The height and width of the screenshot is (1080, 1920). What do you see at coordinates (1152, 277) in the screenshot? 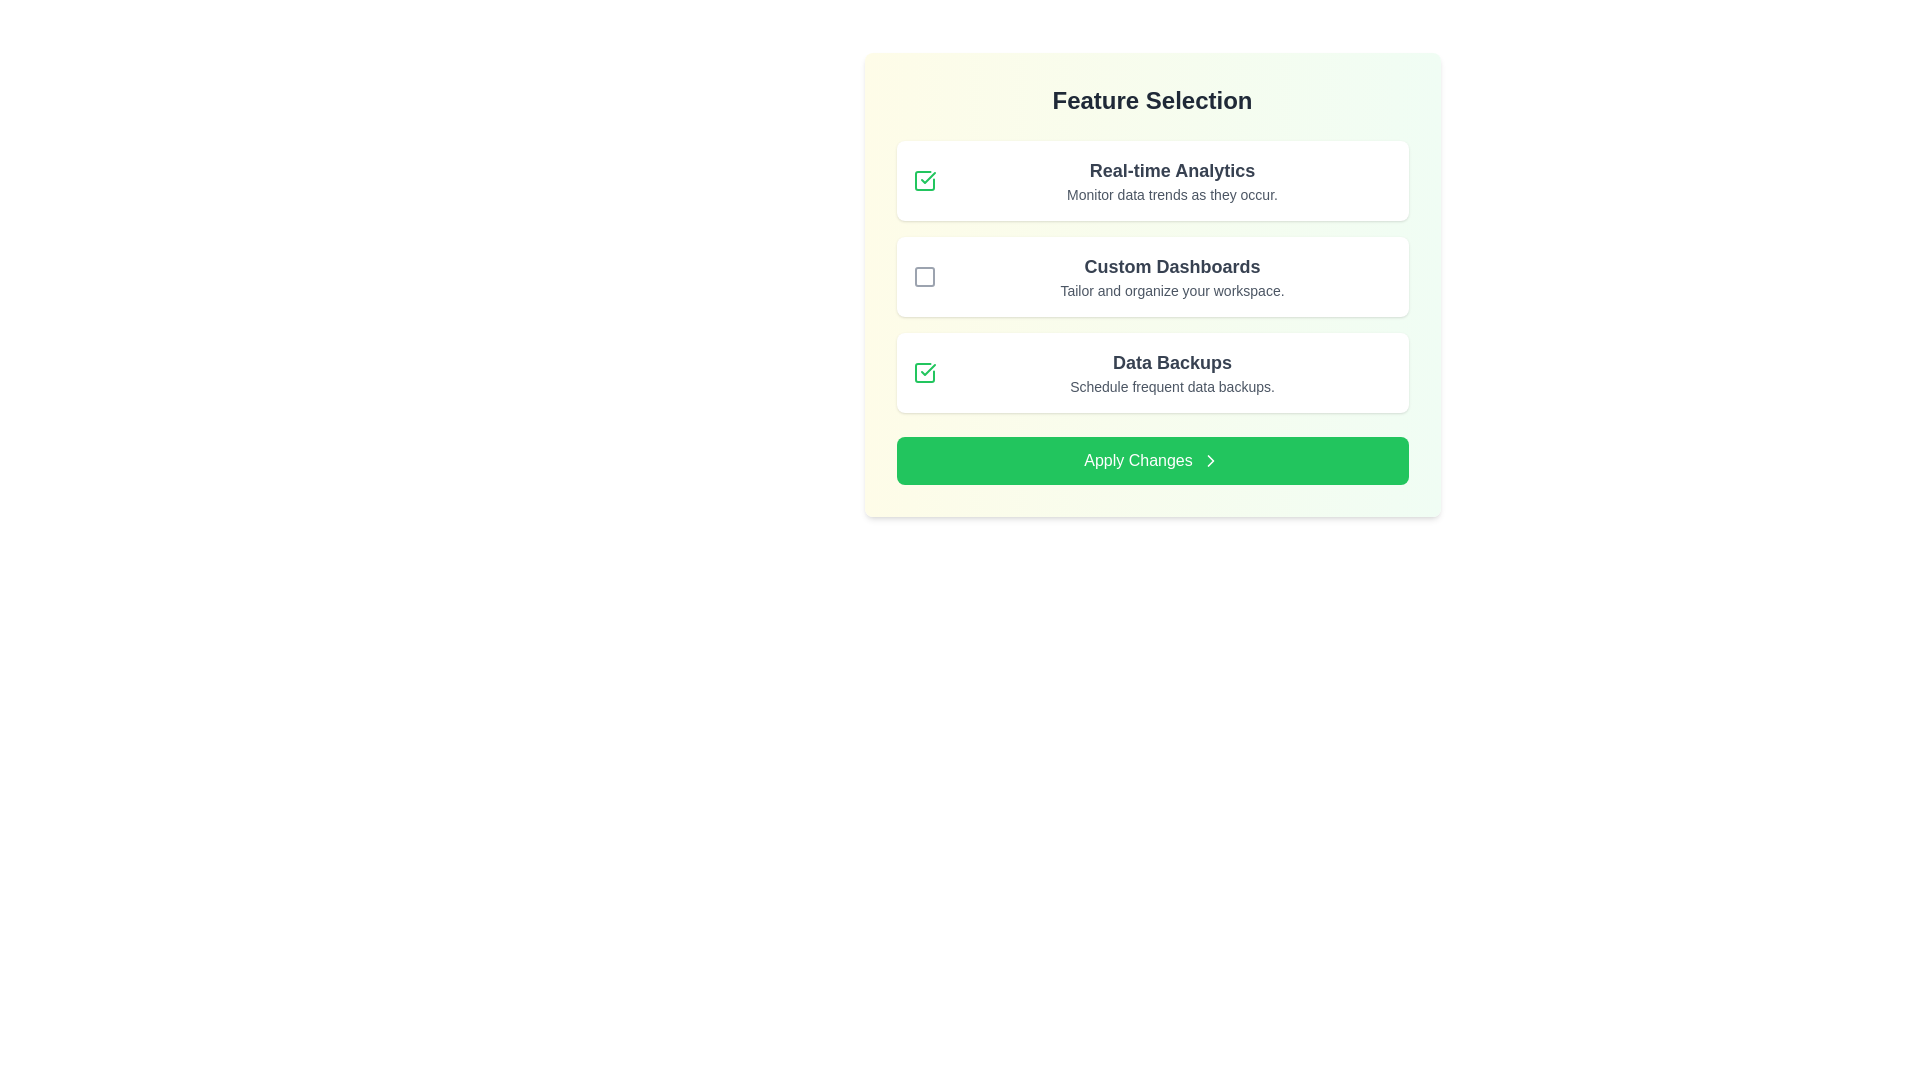
I see `the 'Custom Dashboards' selection option with checkbox and text description` at bounding box center [1152, 277].